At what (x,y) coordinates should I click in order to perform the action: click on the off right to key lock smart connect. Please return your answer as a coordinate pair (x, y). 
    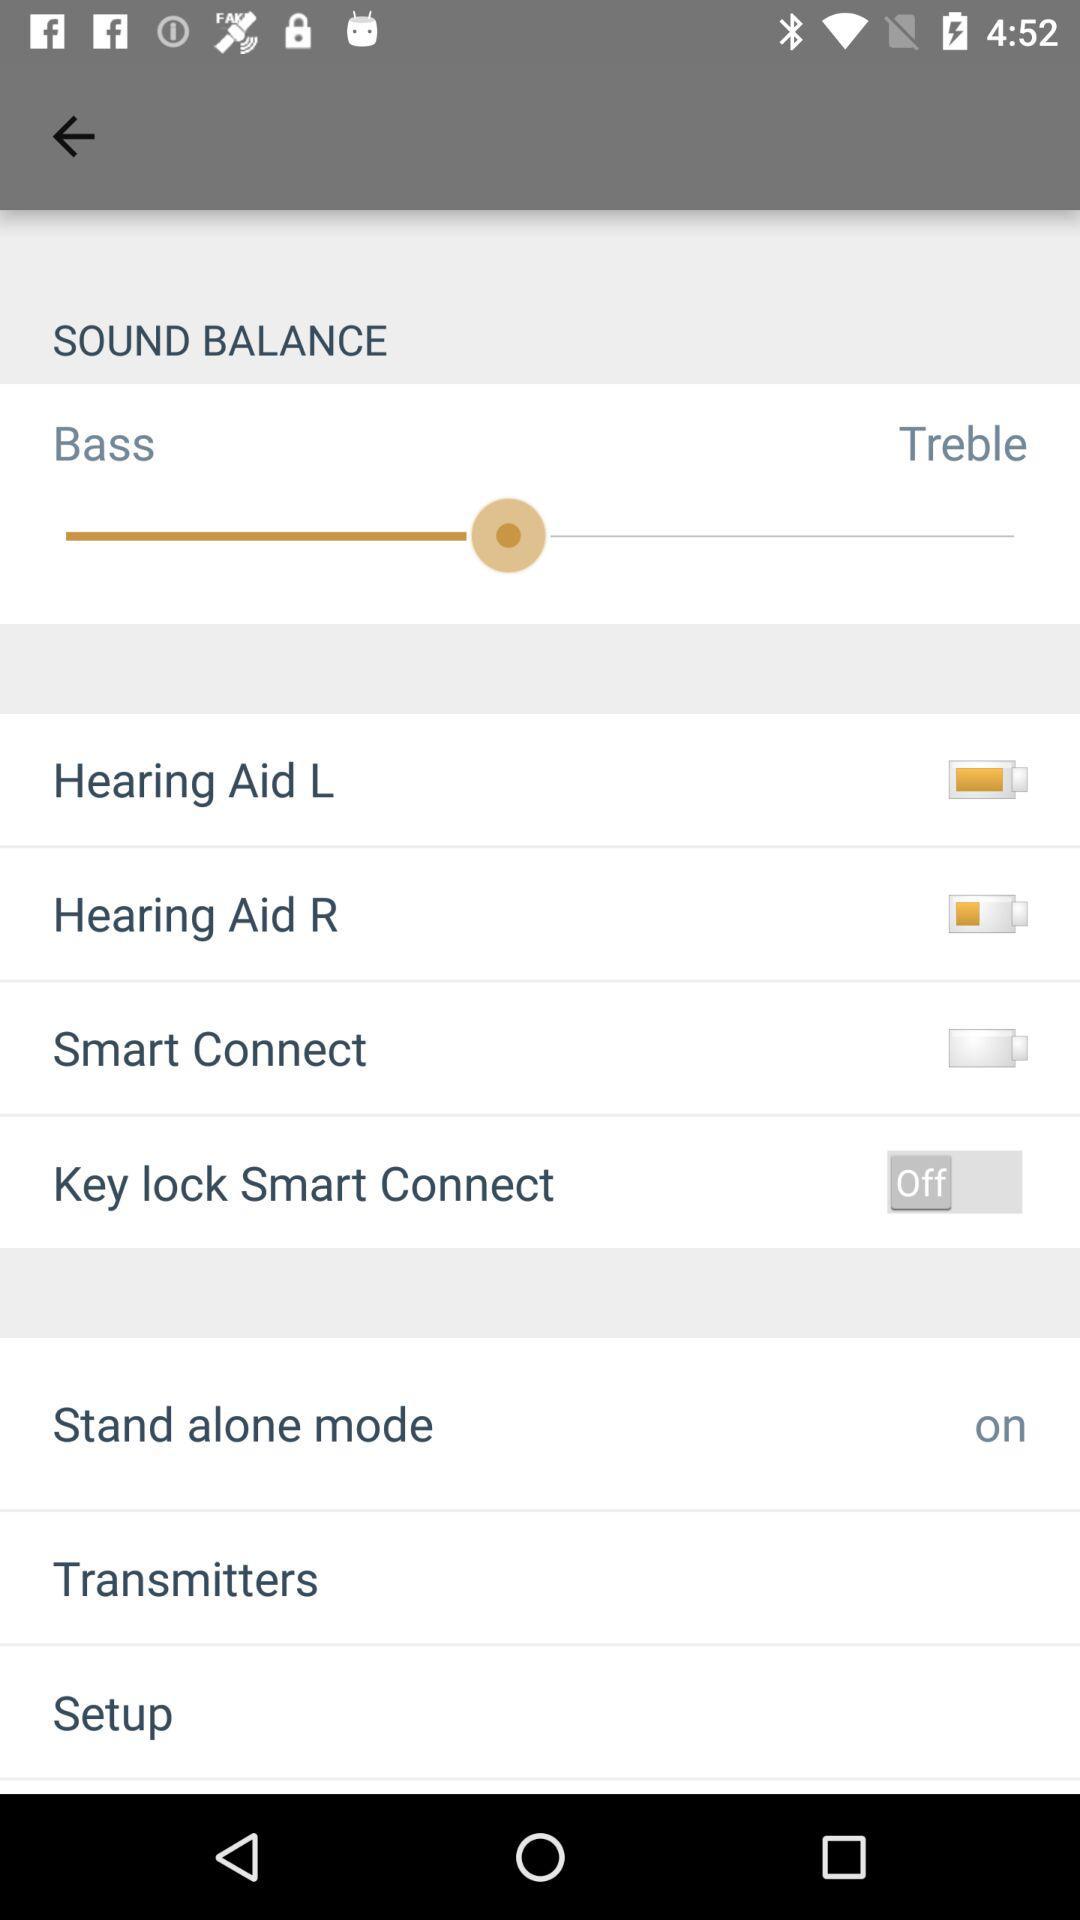
    Looking at the image, I should click on (954, 1181).